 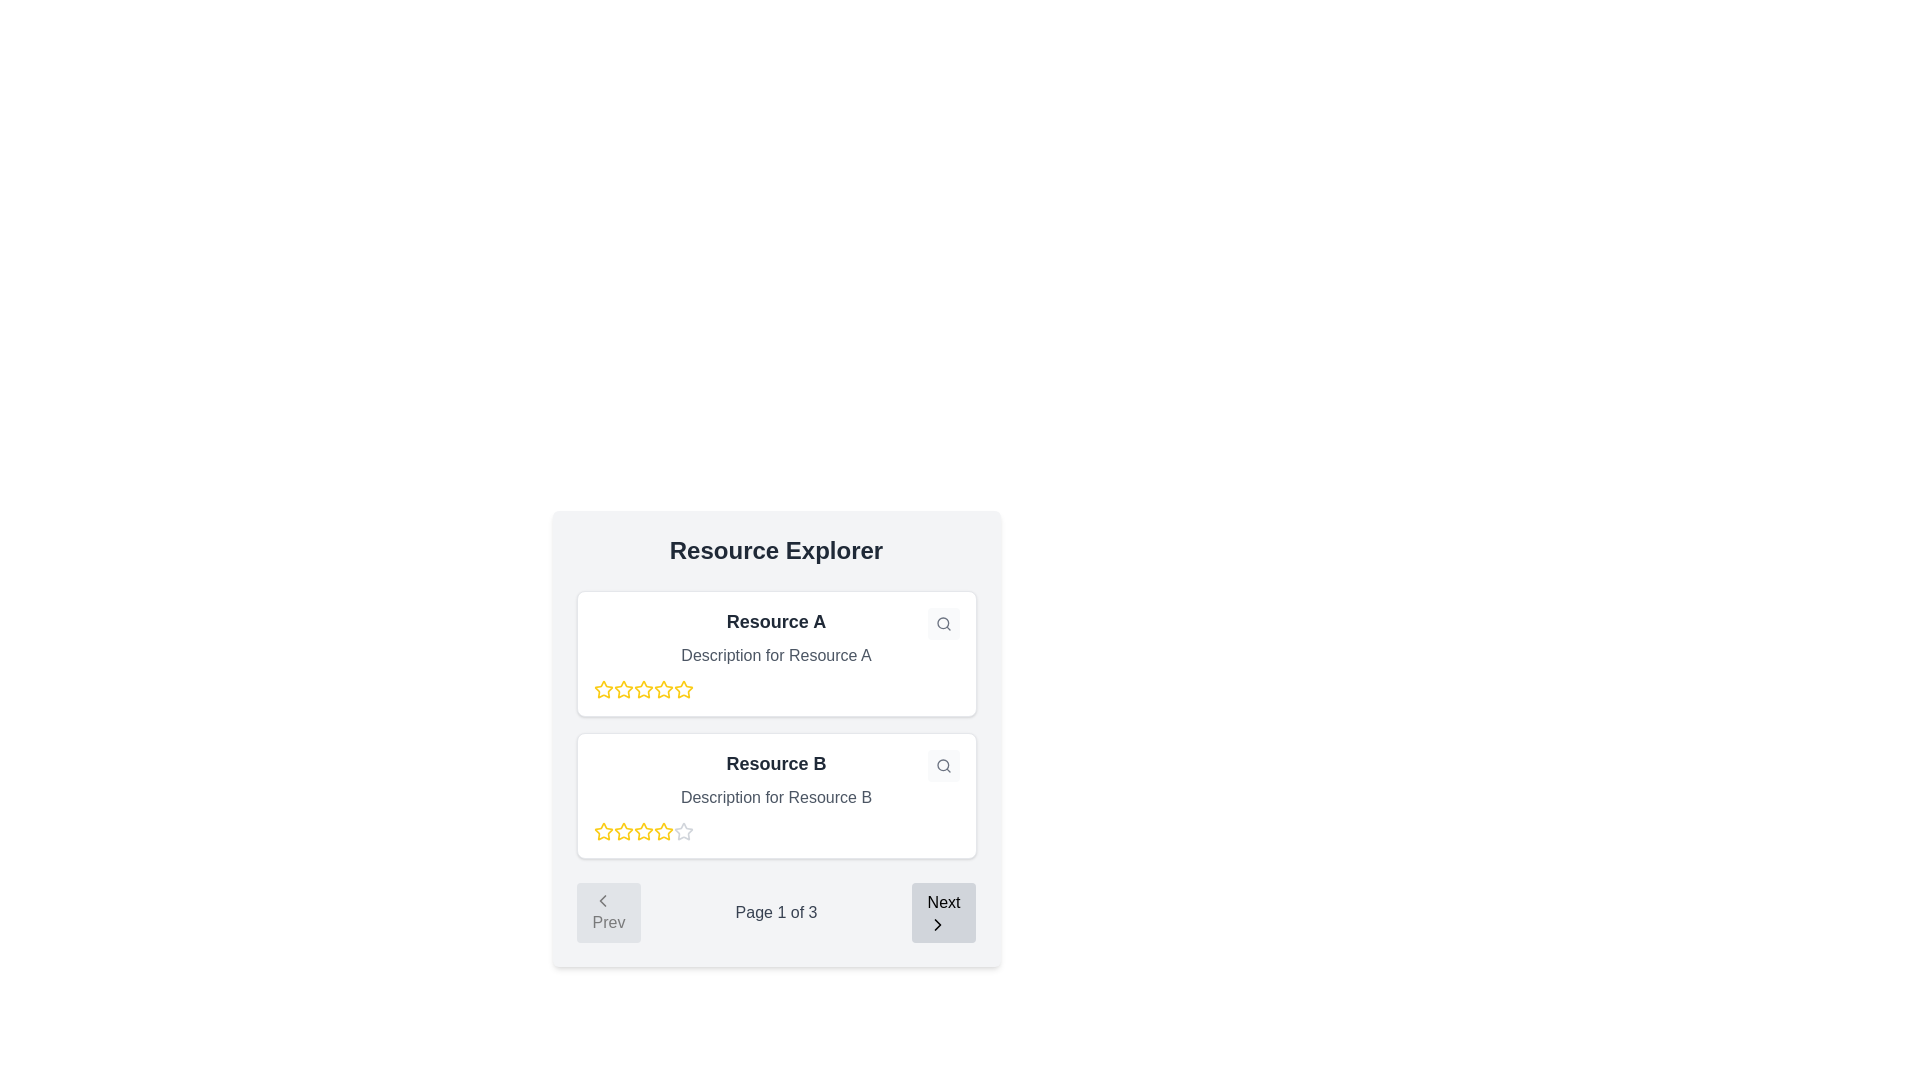 I want to click on the first star in the rating section for 'Resource B' located in the second row of the resource explorer, so click(x=602, y=832).